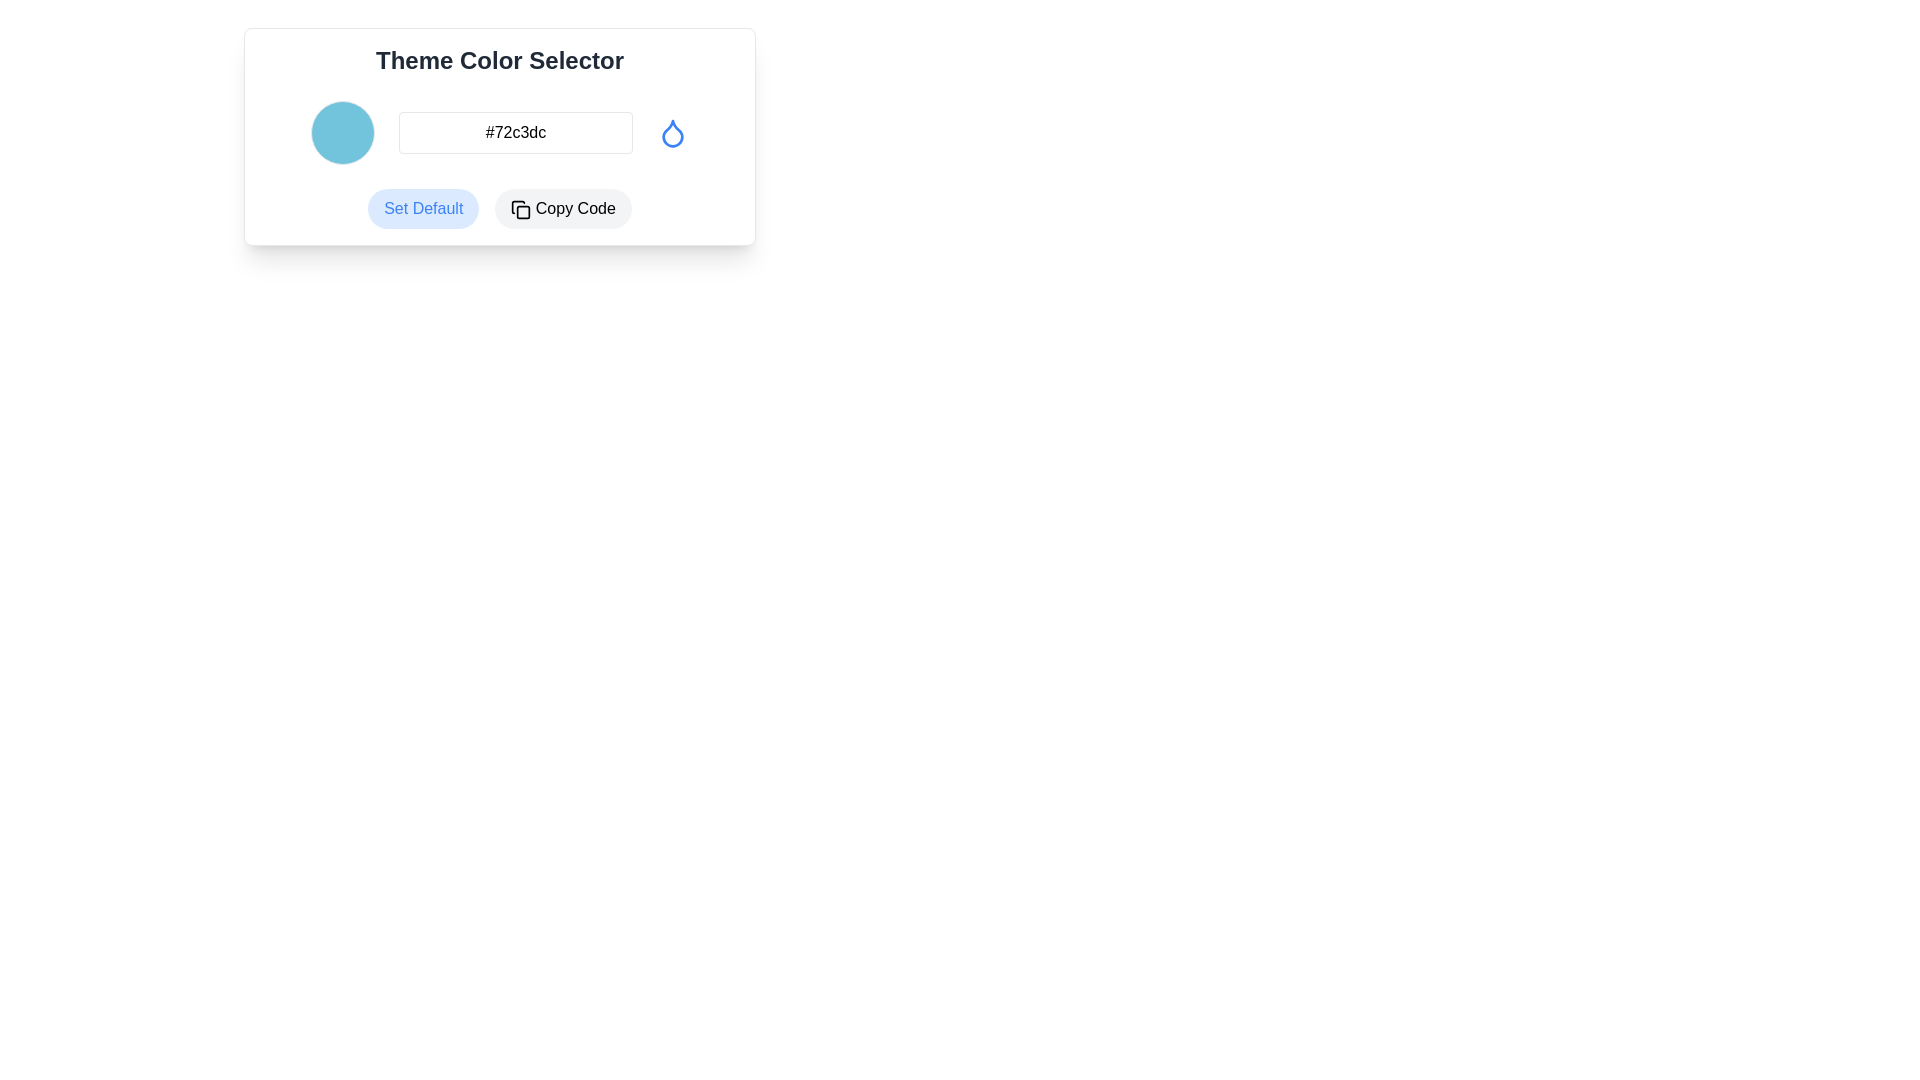 This screenshot has width=1920, height=1080. What do you see at coordinates (521, 209) in the screenshot?
I see `the 'Copy Code' button, which contains the icon for copying action, positioned at the bottom right of the interface, next to the 'Set Default' button` at bounding box center [521, 209].